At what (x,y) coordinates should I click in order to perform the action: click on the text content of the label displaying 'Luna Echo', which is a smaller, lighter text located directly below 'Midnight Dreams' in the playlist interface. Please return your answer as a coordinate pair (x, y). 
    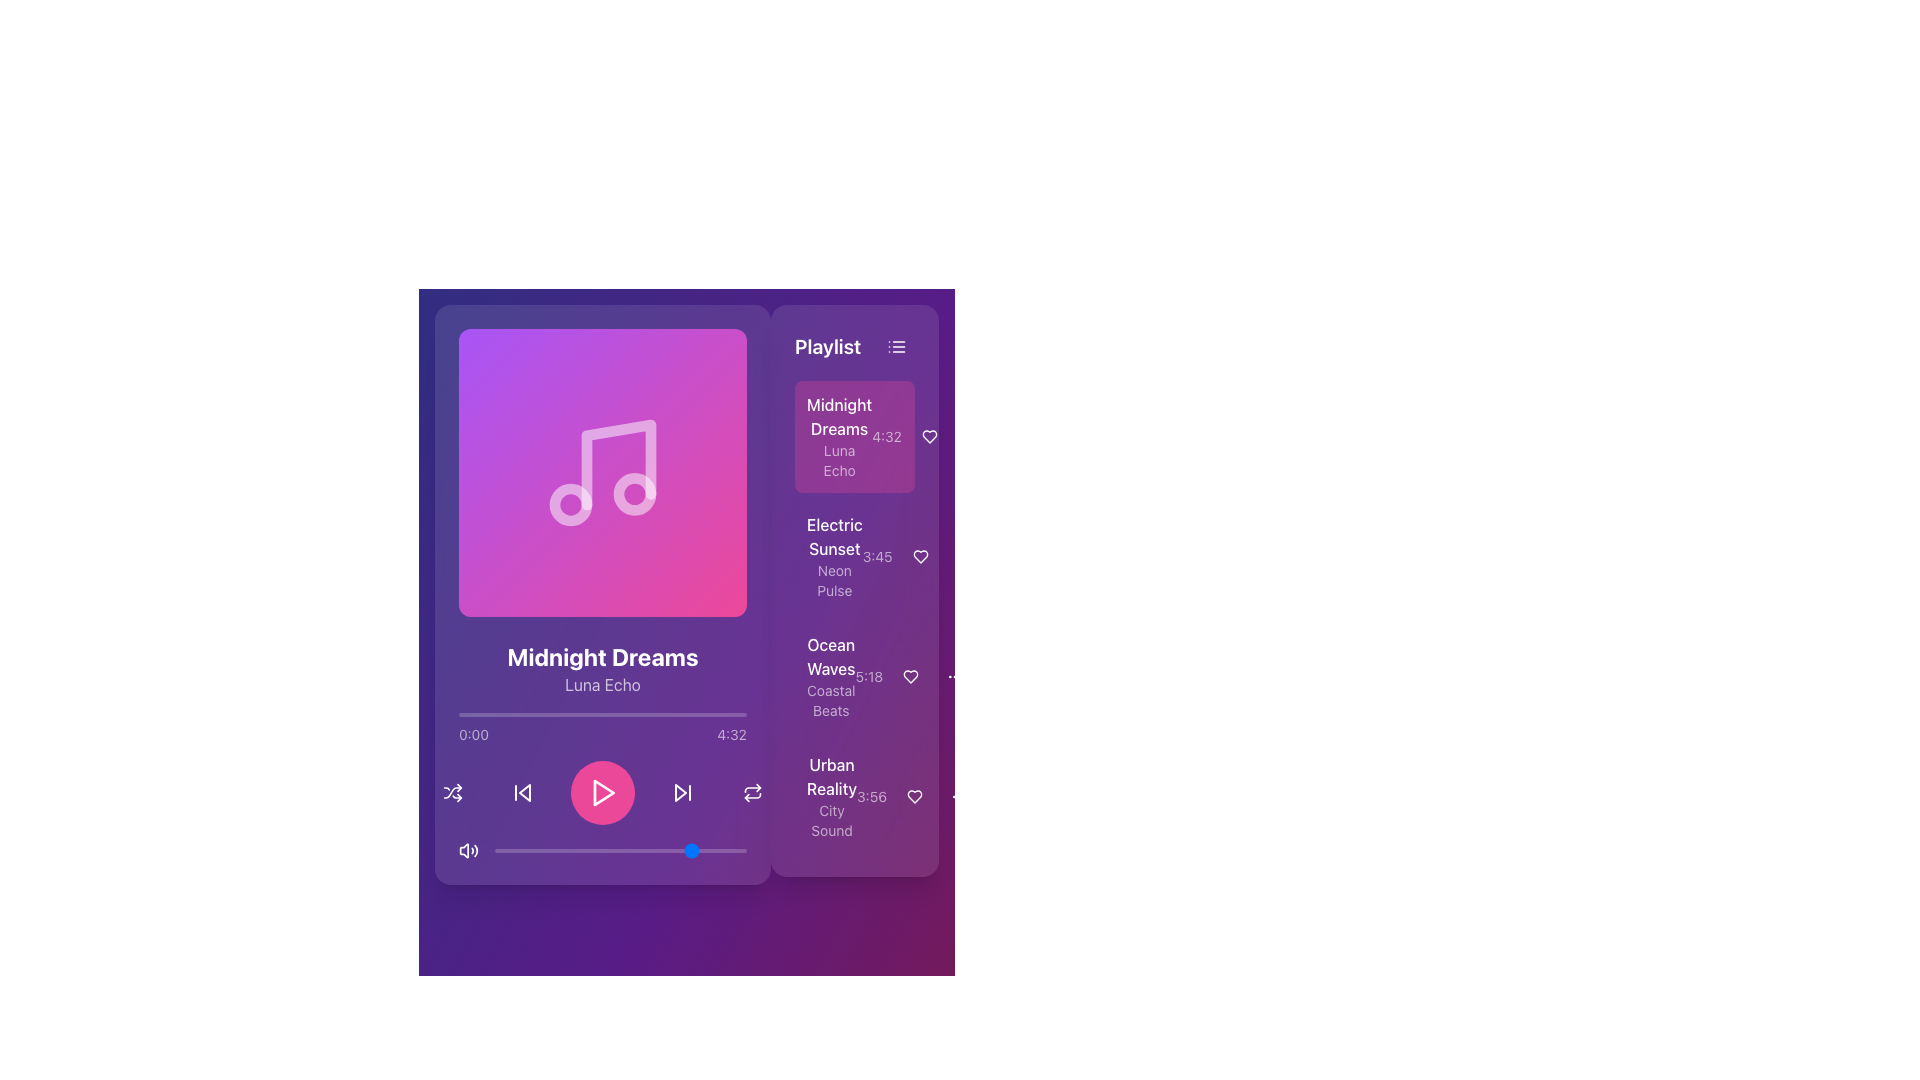
    Looking at the image, I should click on (839, 461).